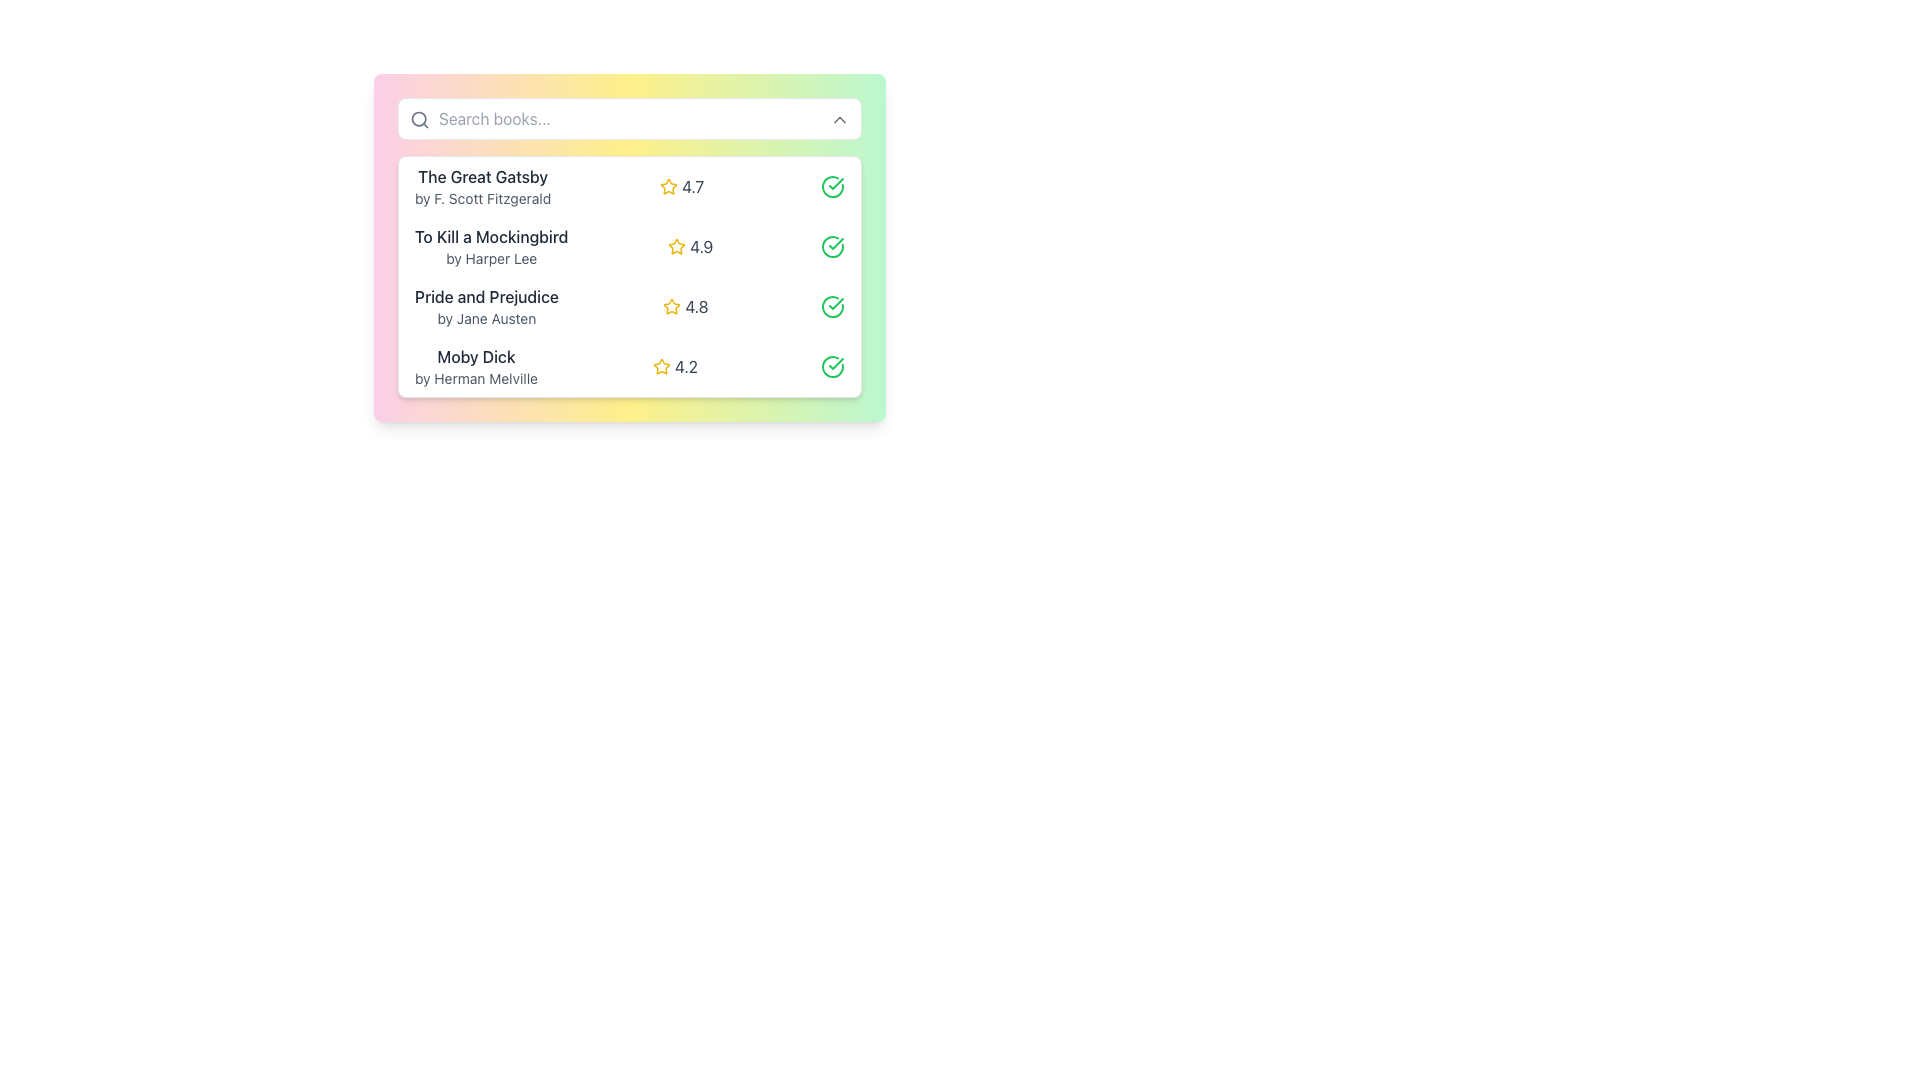 This screenshot has width=1920, height=1080. What do you see at coordinates (833, 186) in the screenshot?
I see `the circular green checkmark icon indicating a confirmed status, located at the rightmost position of the row containing 'The Great Gatsby by F. Scott Fitzgerald' and a rating of '4.7'` at bounding box center [833, 186].